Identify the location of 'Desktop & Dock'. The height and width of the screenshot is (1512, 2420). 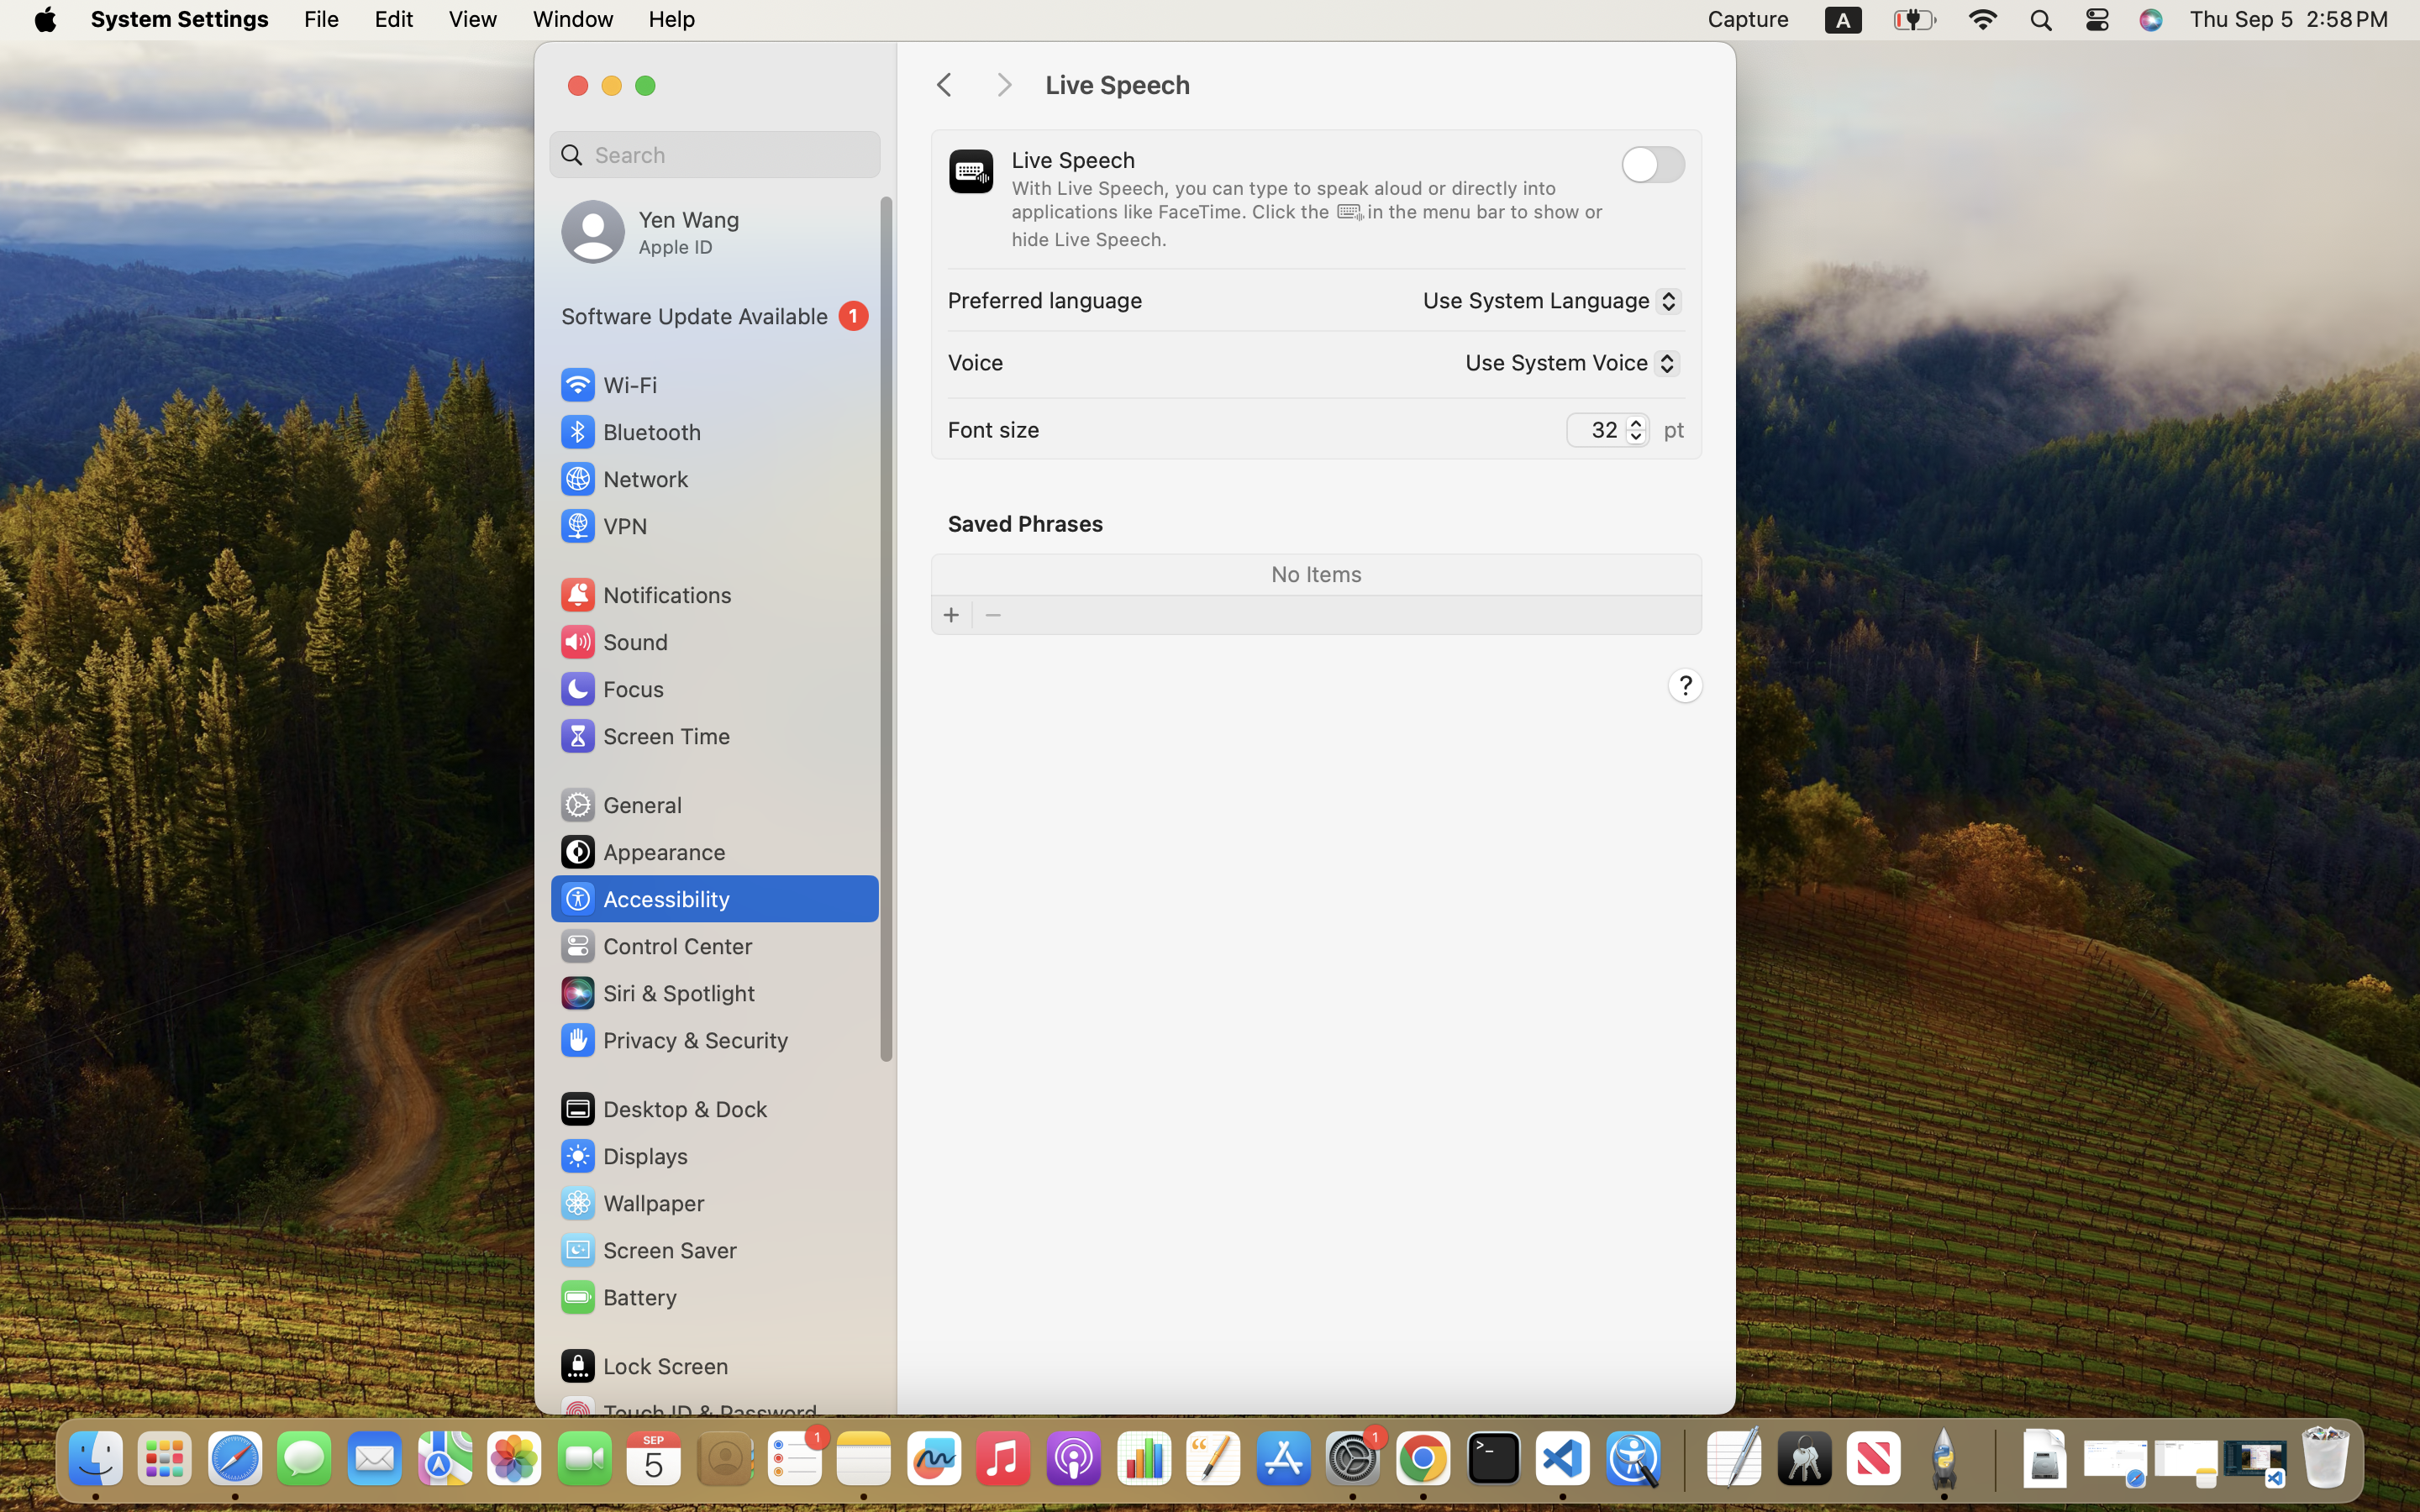
(662, 1108).